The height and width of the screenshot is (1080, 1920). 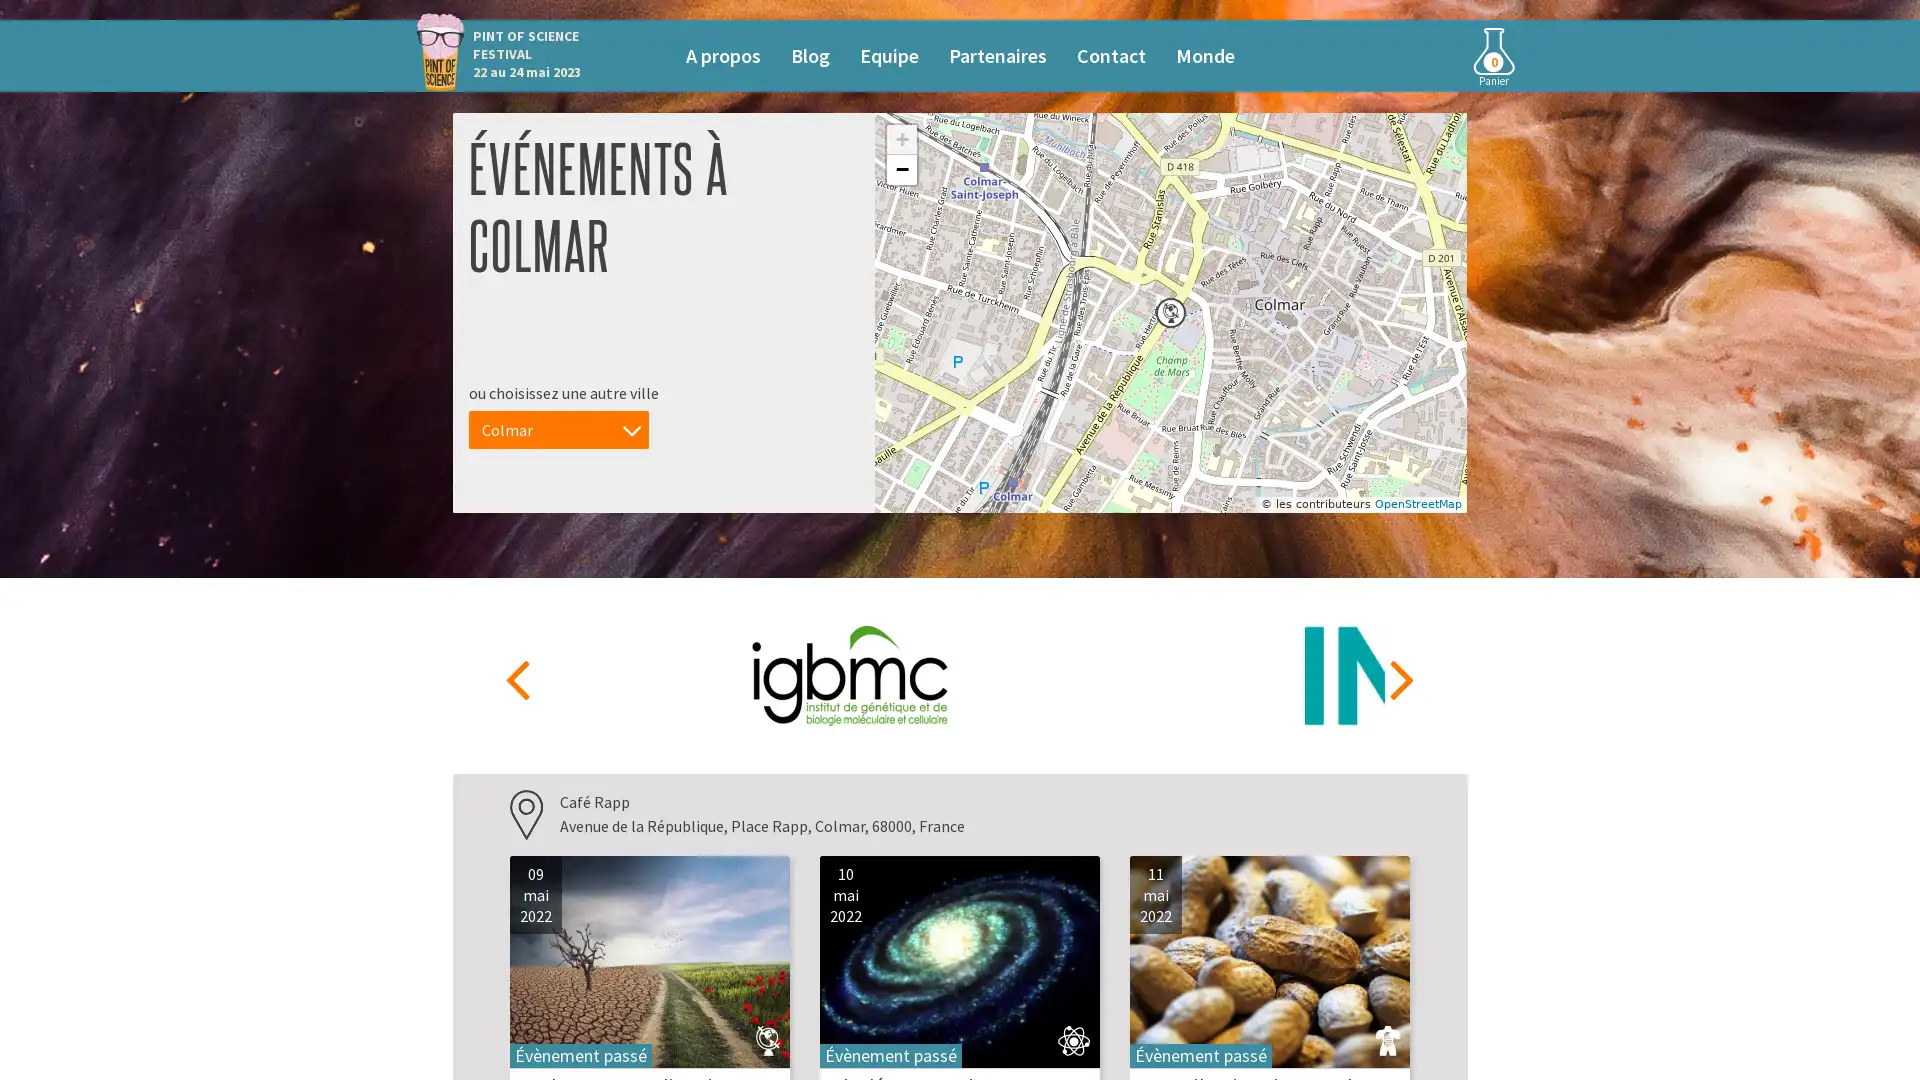 What do you see at coordinates (901, 168) in the screenshot?
I see `Zoom out` at bounding box center [901, 168].